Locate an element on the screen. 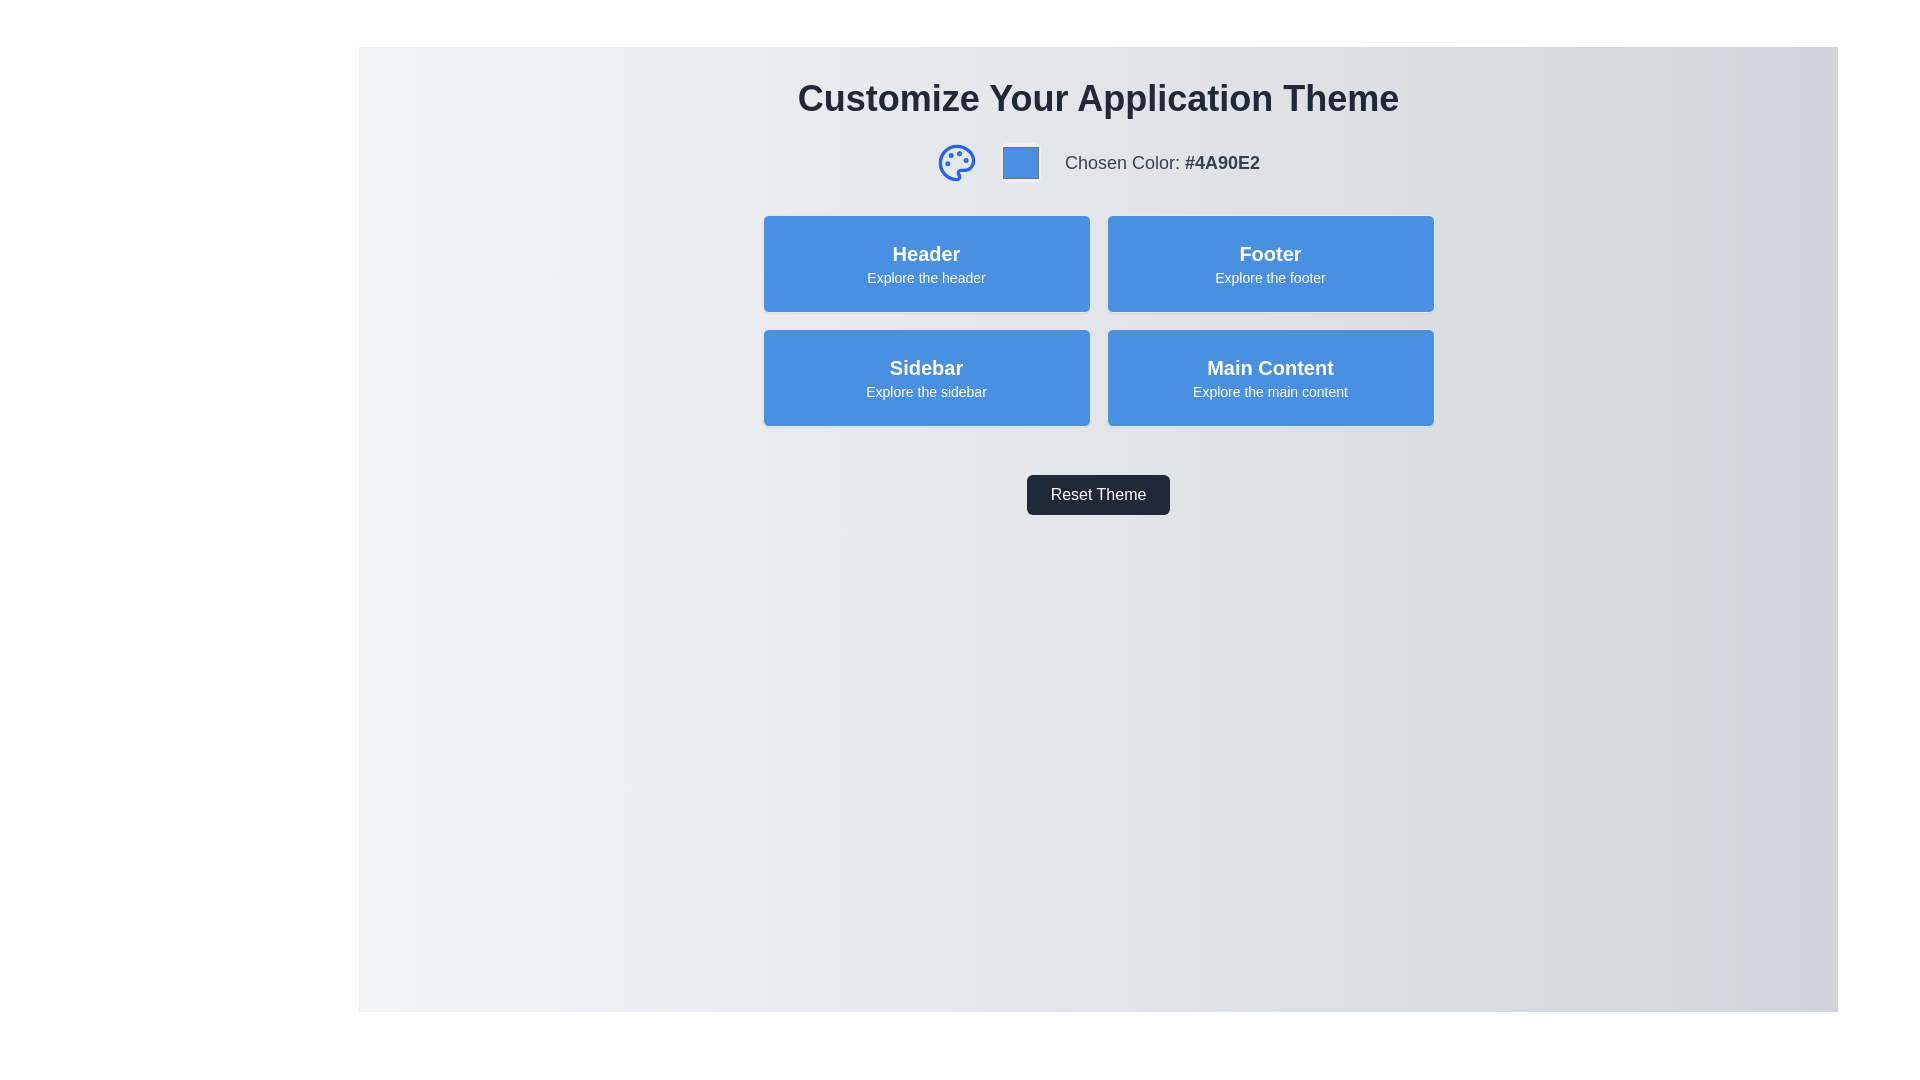 This screenshot has width=1920, height=1080. the blue rectangular display box containing the bold 'Header' text and the smaller 'Explore the header' text, located in the top-left of the grid layout is located at coordinates (925, 262).